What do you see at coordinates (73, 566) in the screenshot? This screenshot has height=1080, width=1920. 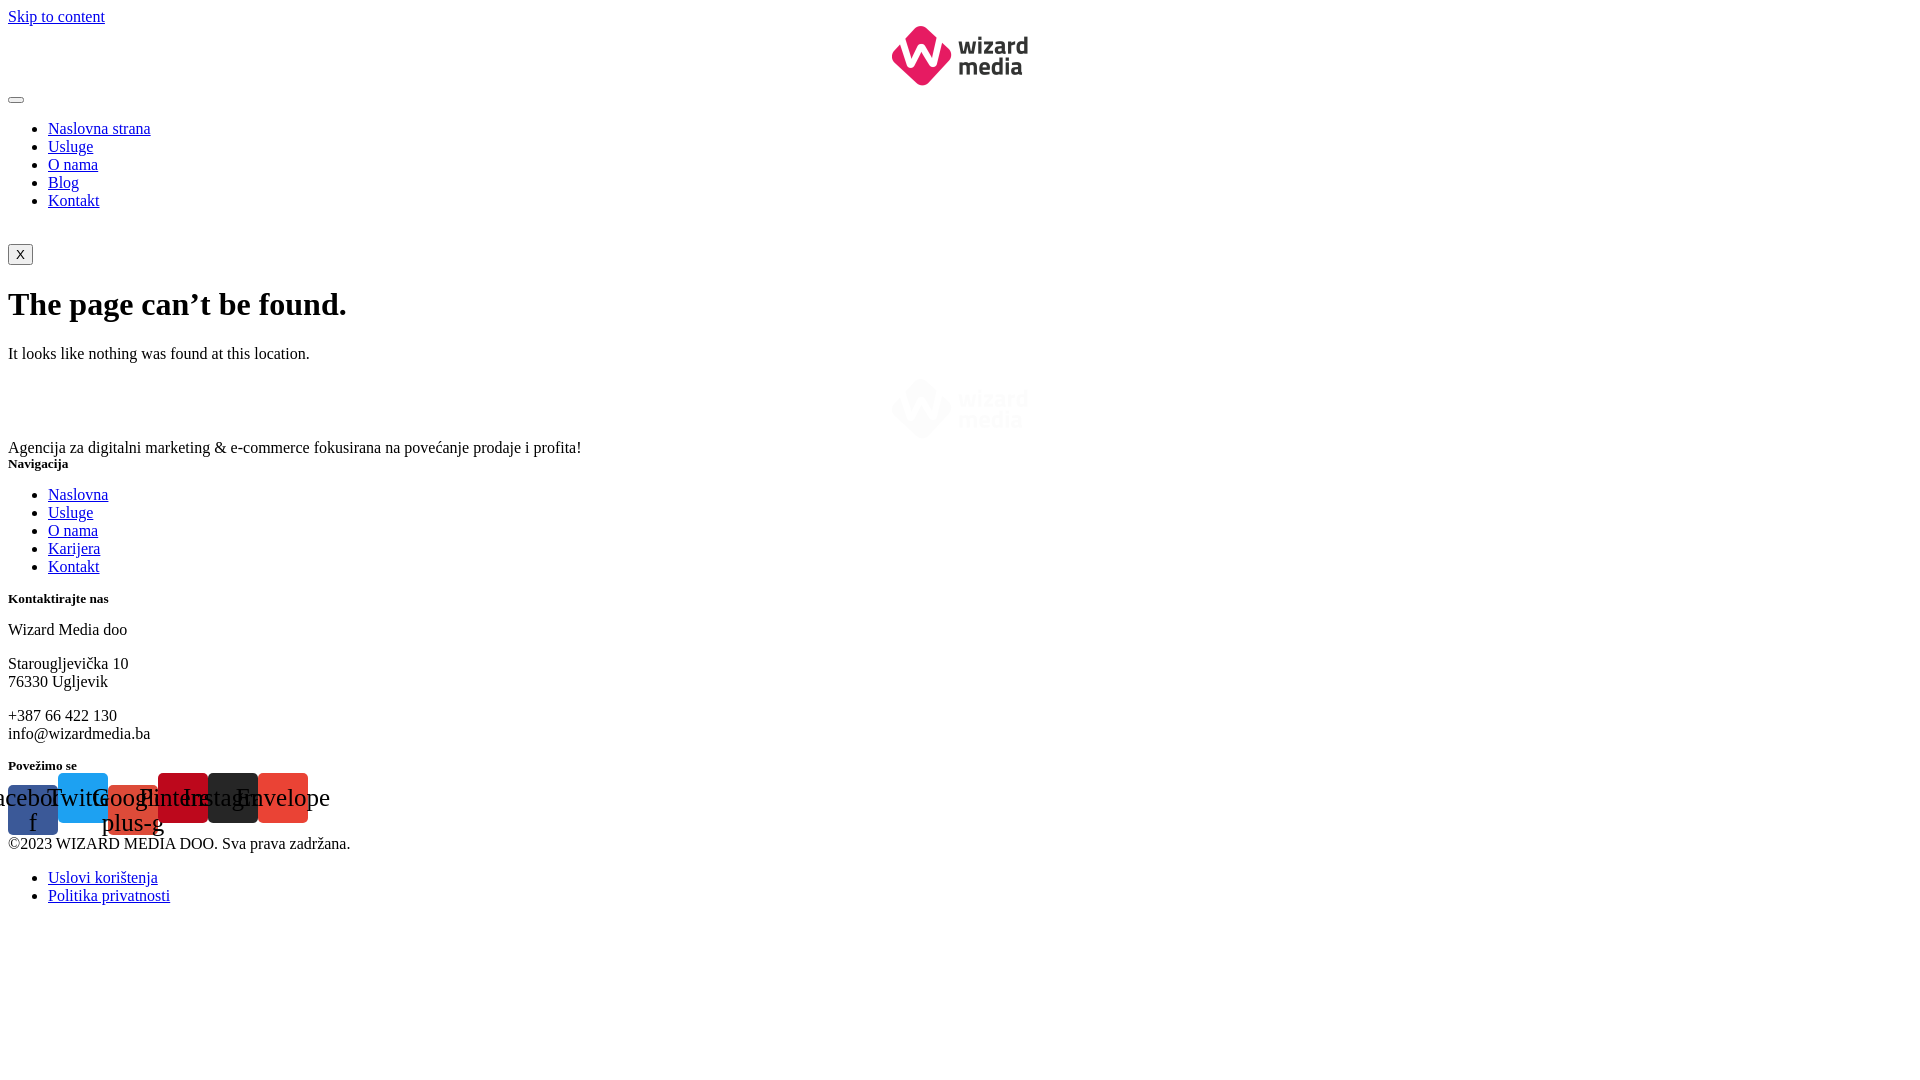 I see `'Kontakt'` at bounding box center [73, 566].